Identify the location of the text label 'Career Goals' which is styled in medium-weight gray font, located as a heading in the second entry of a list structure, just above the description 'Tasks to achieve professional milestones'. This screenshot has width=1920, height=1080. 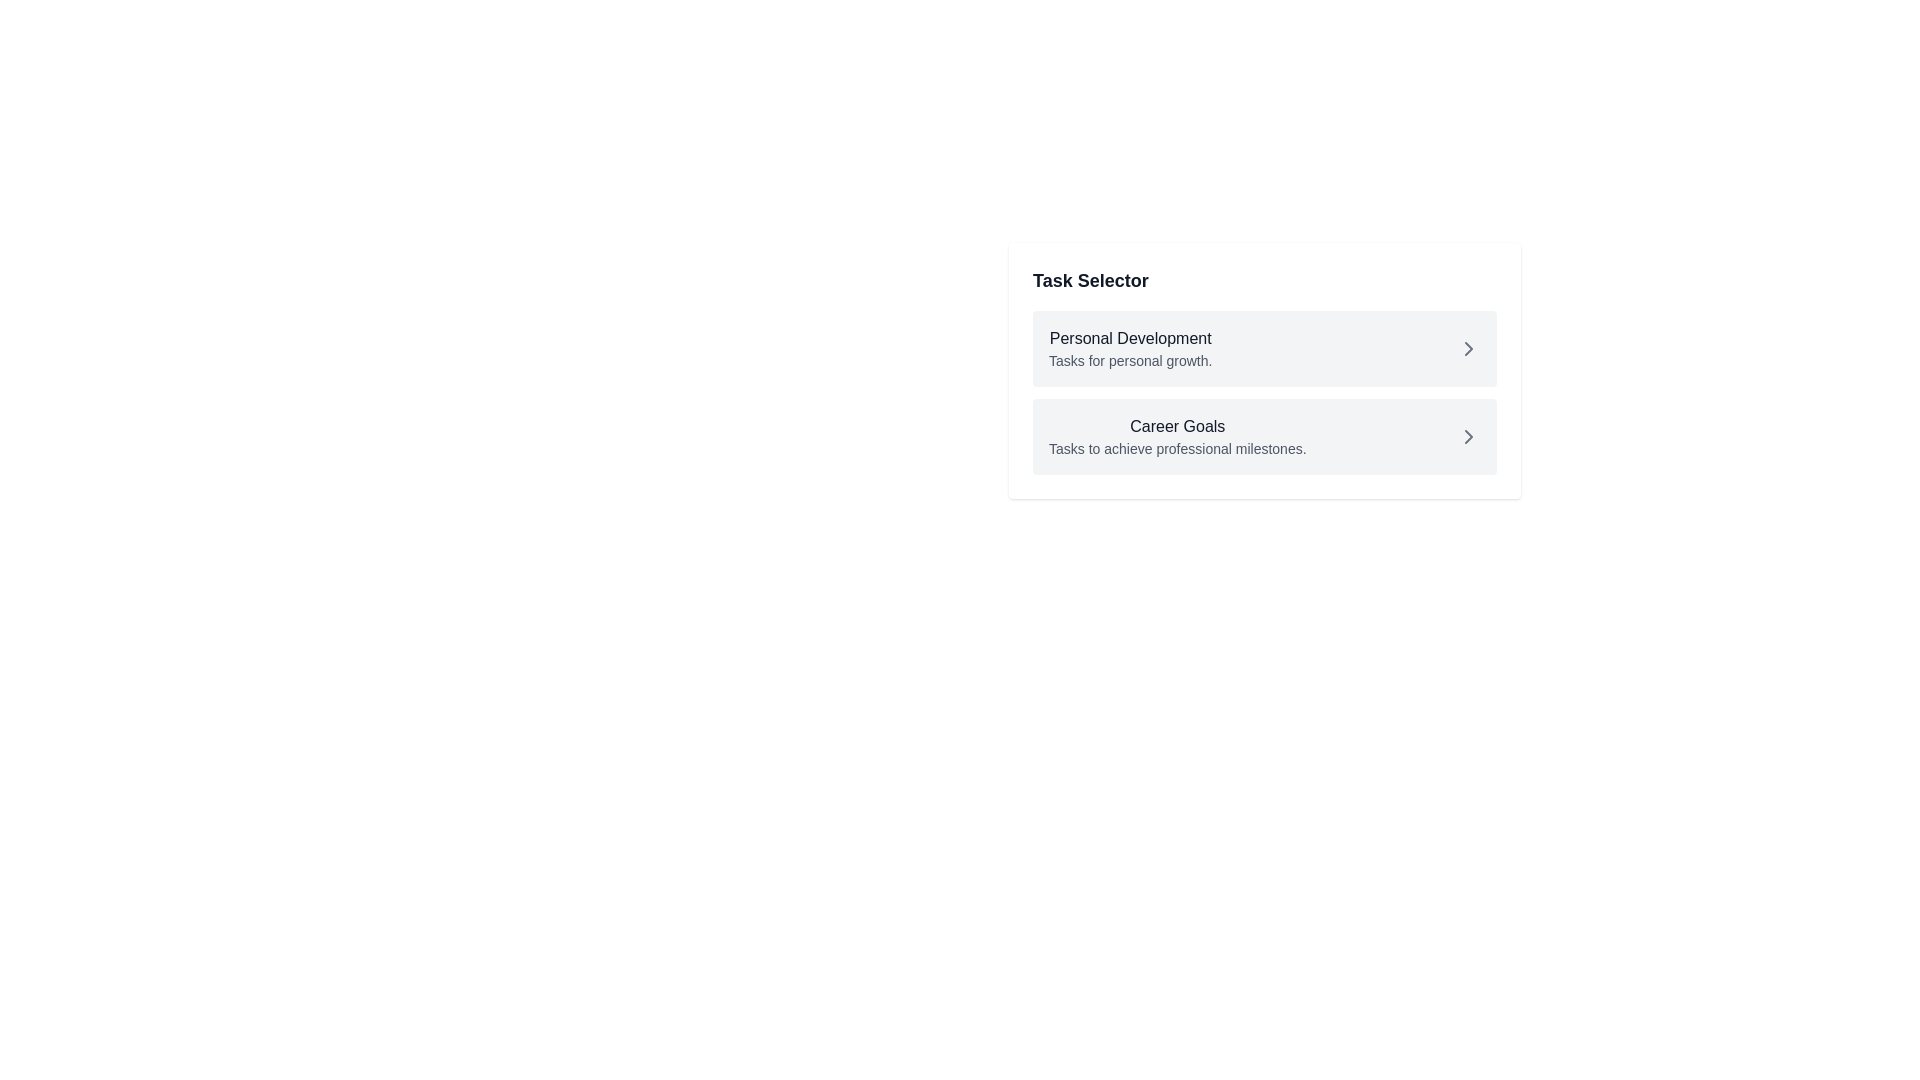
(1177, 426).